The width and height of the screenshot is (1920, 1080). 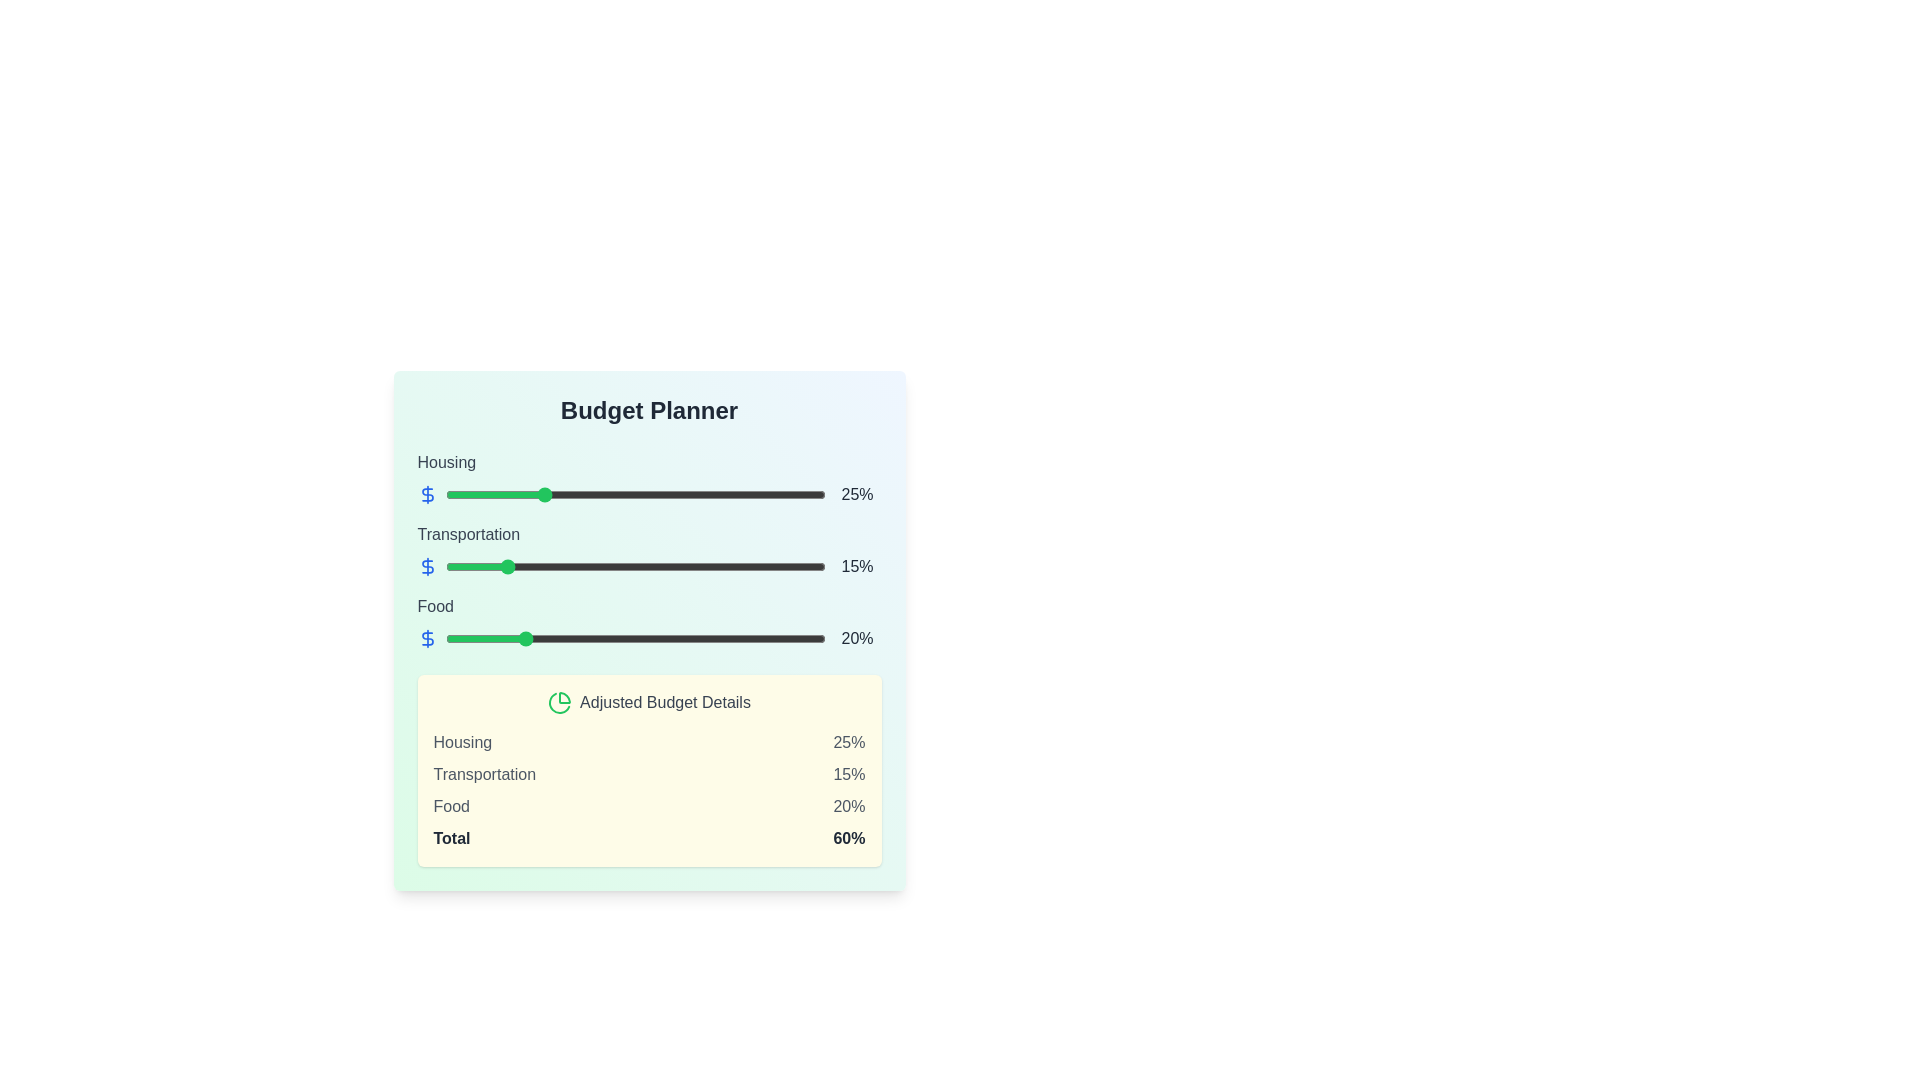 What do you see at coordinates (649, 743) in the screenshot?
I see `information displayed in the first row of the budget breakdown section, which summarizes the percentage allocation of the budget for 'Housing'` at bounding box center [649, 743].